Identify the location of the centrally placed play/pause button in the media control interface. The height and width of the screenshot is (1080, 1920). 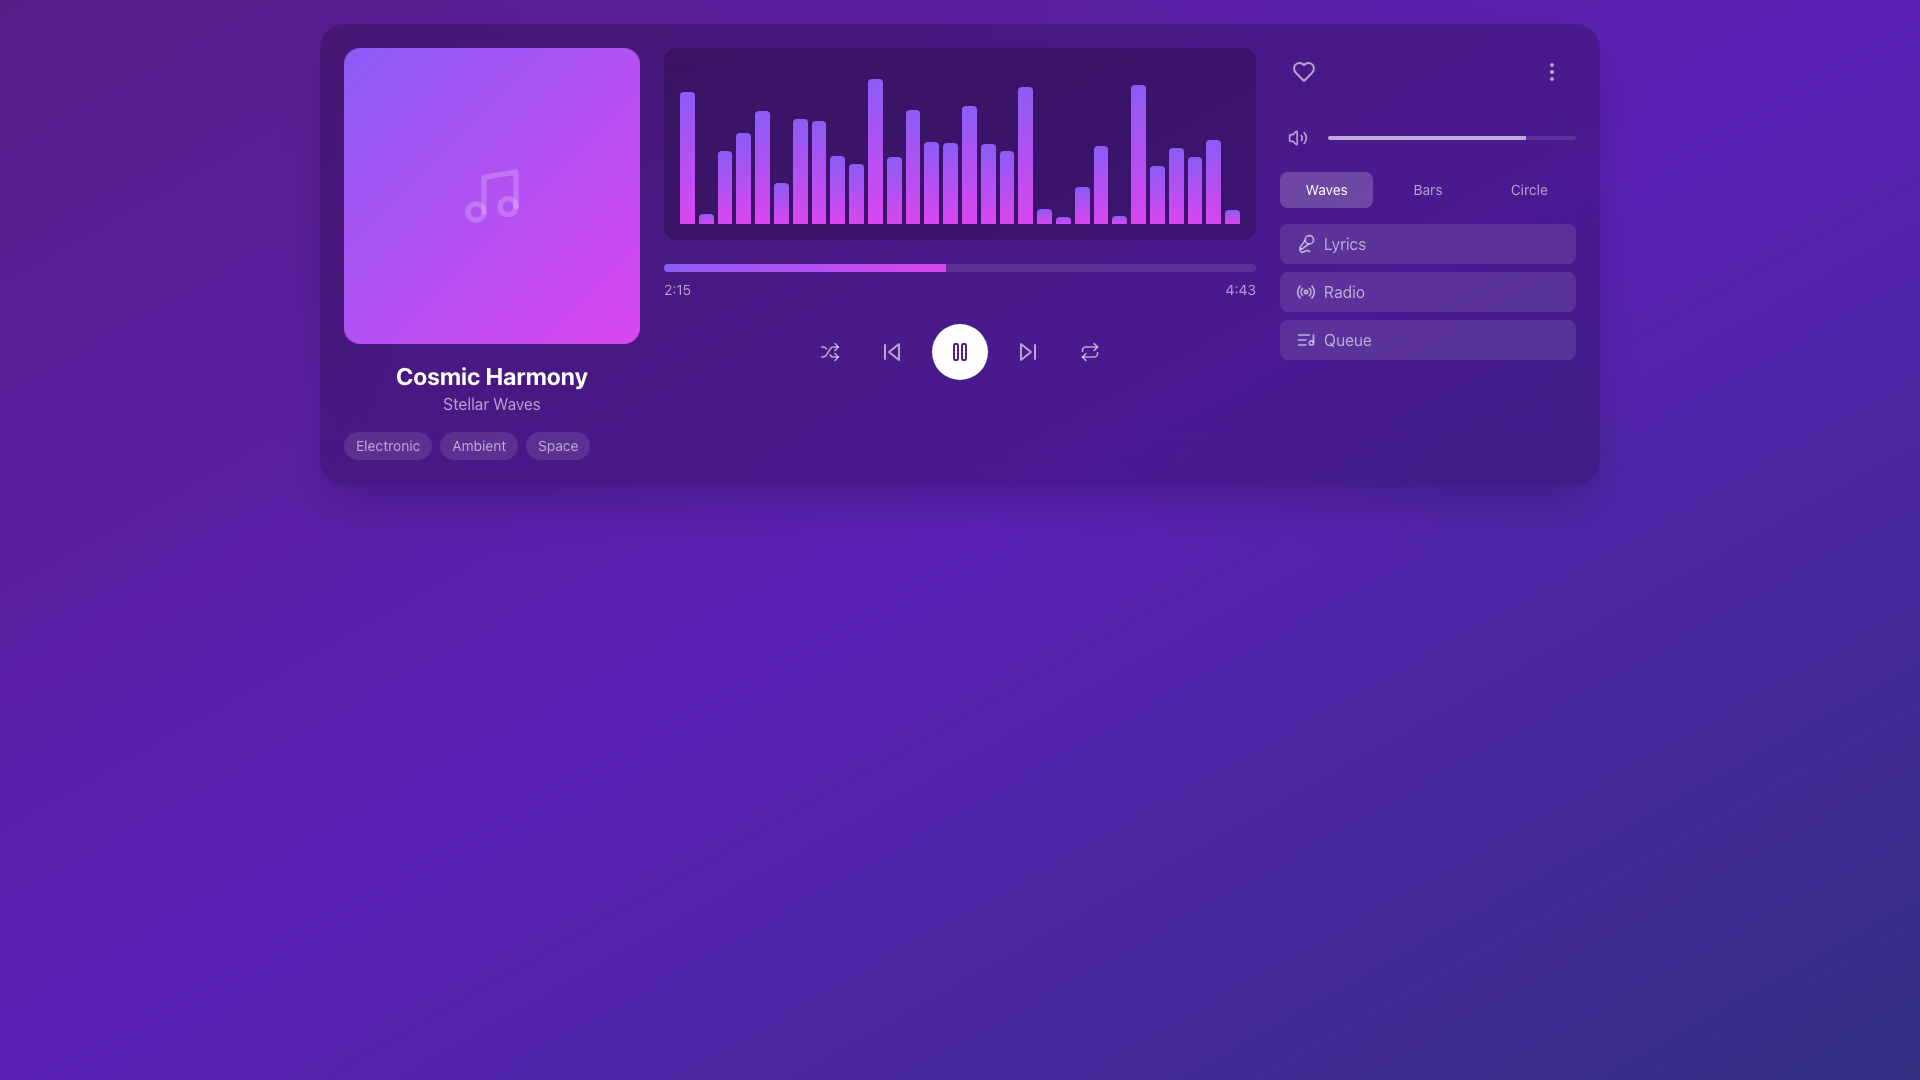
(960, 350).